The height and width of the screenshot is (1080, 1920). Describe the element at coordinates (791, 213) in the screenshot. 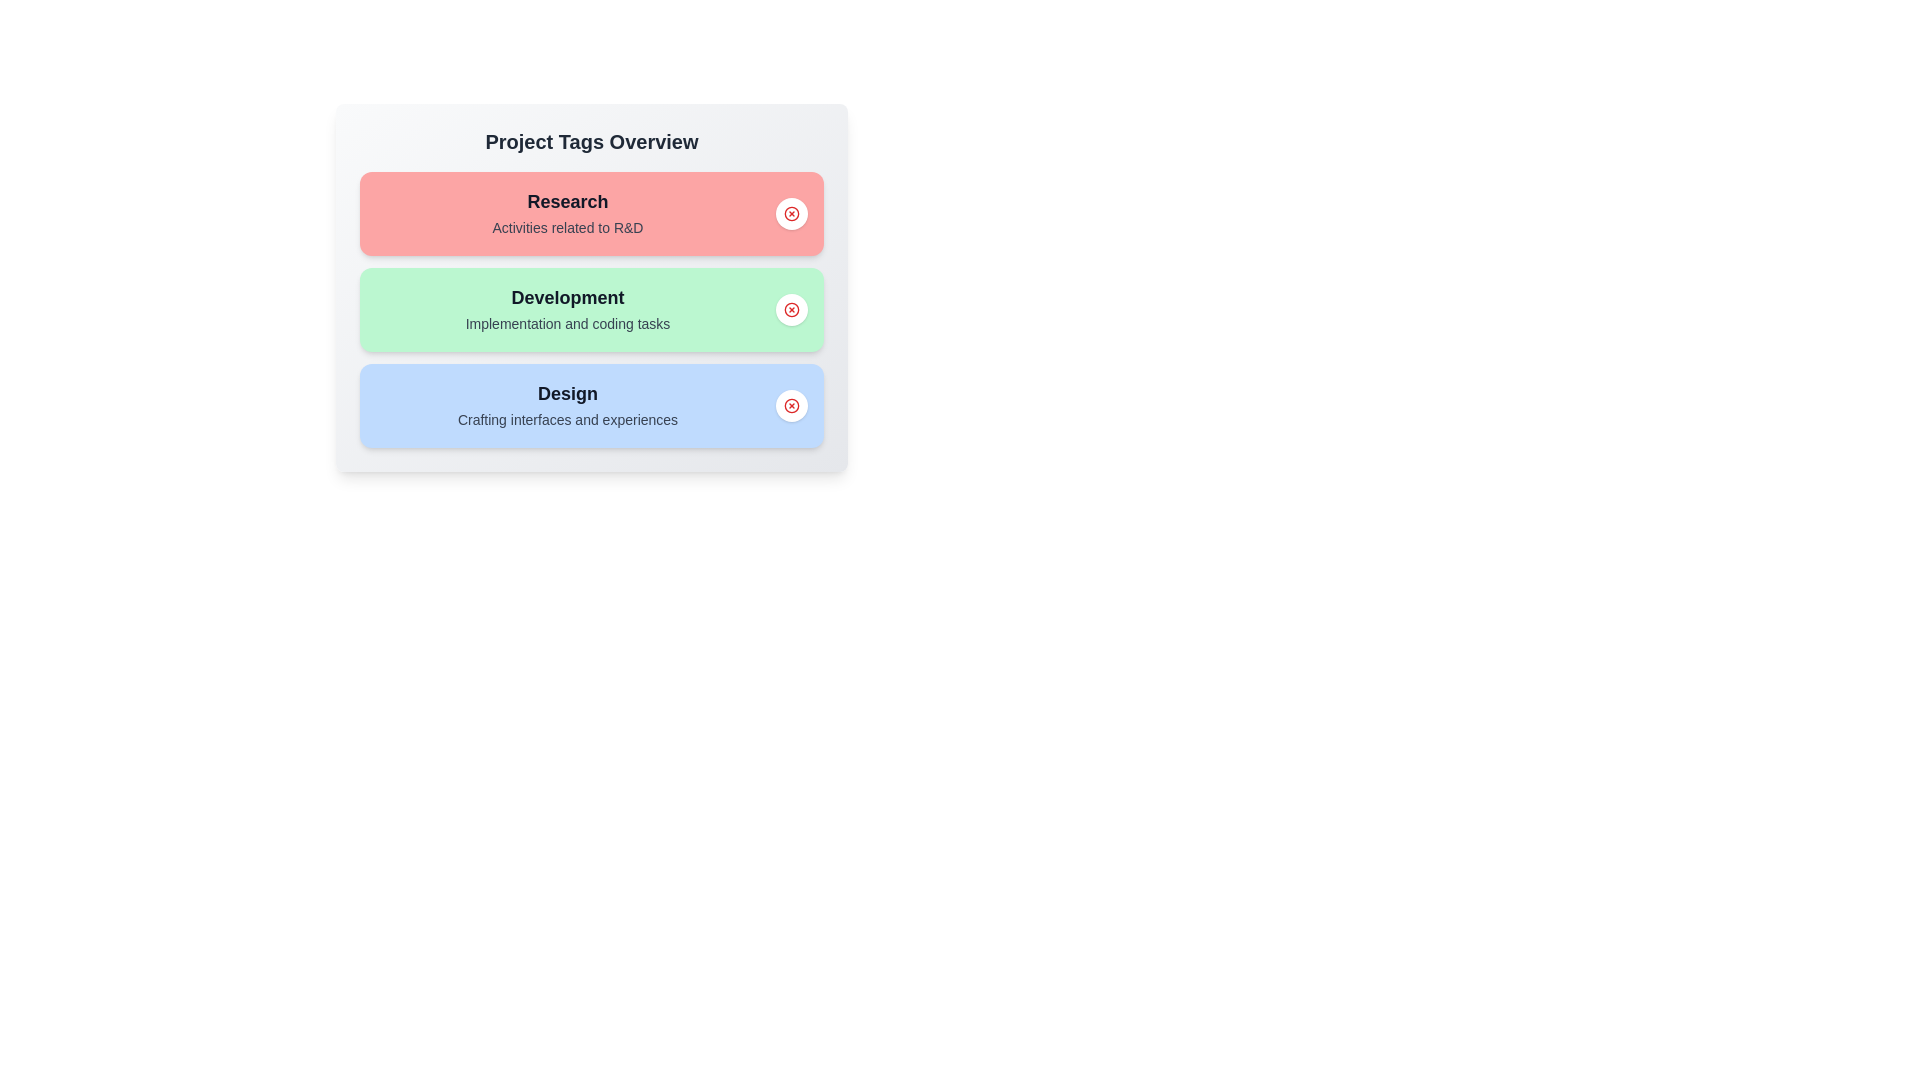

I see `the delete button for the tag Research` at that location.